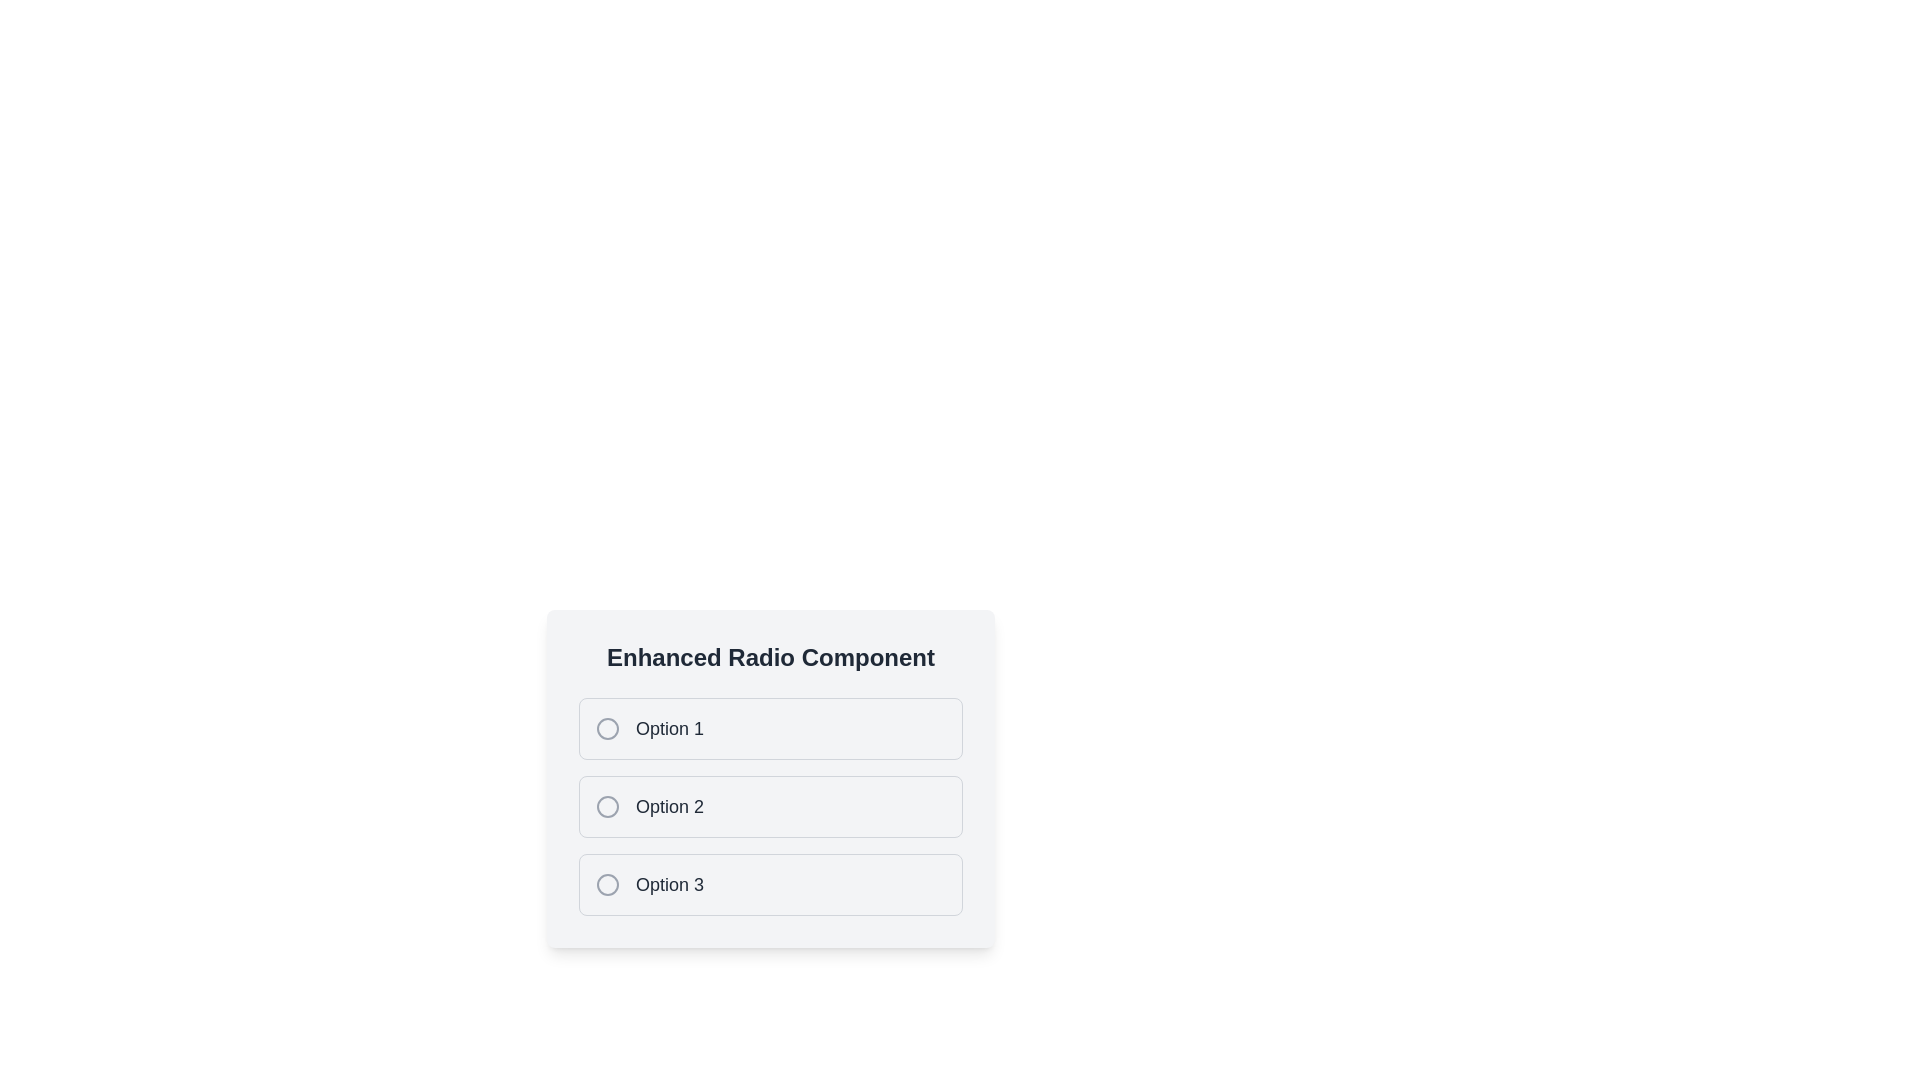 This screenshot has width=1920, height=1080. What do you see at coordinates (607, 883) in the screenshot?
I see `the inner circle of the radio button selection indicator, which represents the third option among the radio buttons` at bounding box center [607, 883].